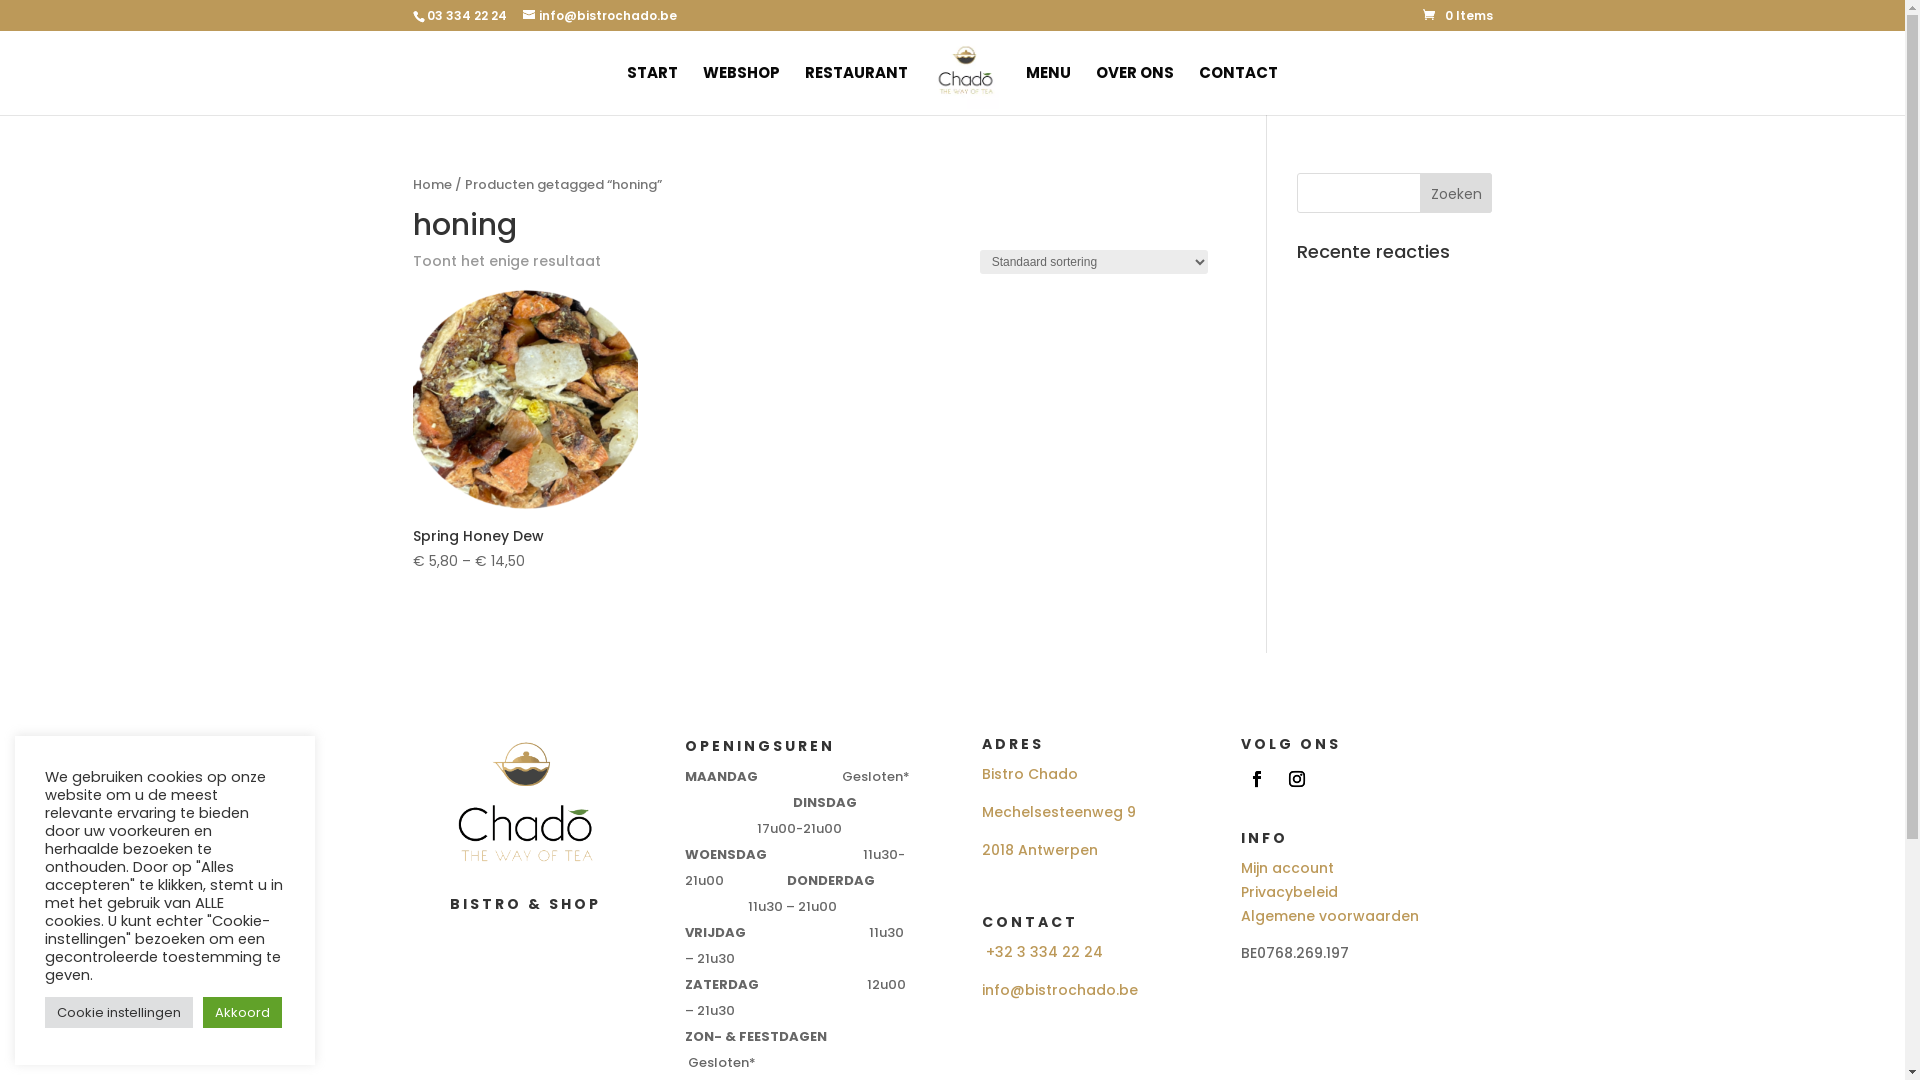 The width and height of the screenshot is (1920, 1080). What do you see at coordinates (118, 1012) in the screenshot?
I see `'Cookie instellingen'` at bounding box center [118, 1012].